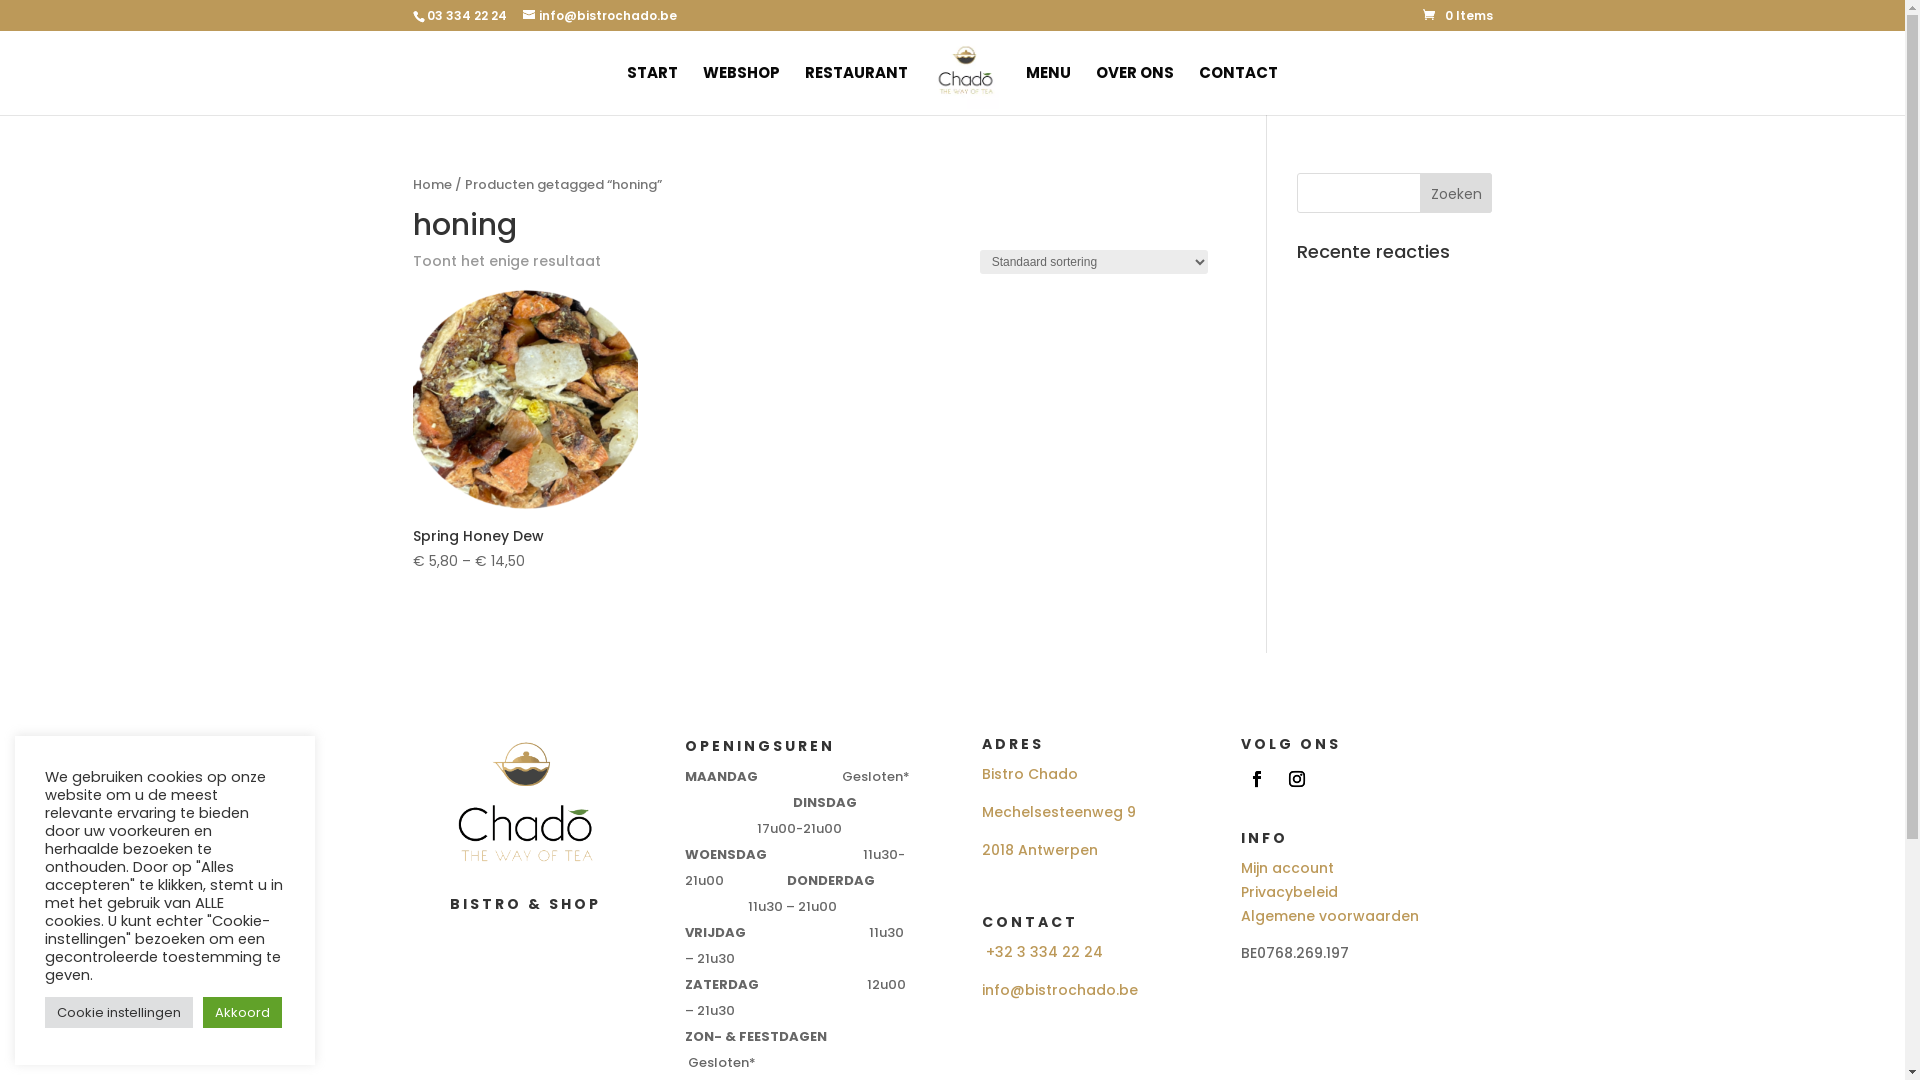 The width and height of the screenshot is (1920, 1080). What do you see at coordinates (118, 1012) in the screenshot?
I see `'Cookie instellingen'` at bounding box center [118, 1012].